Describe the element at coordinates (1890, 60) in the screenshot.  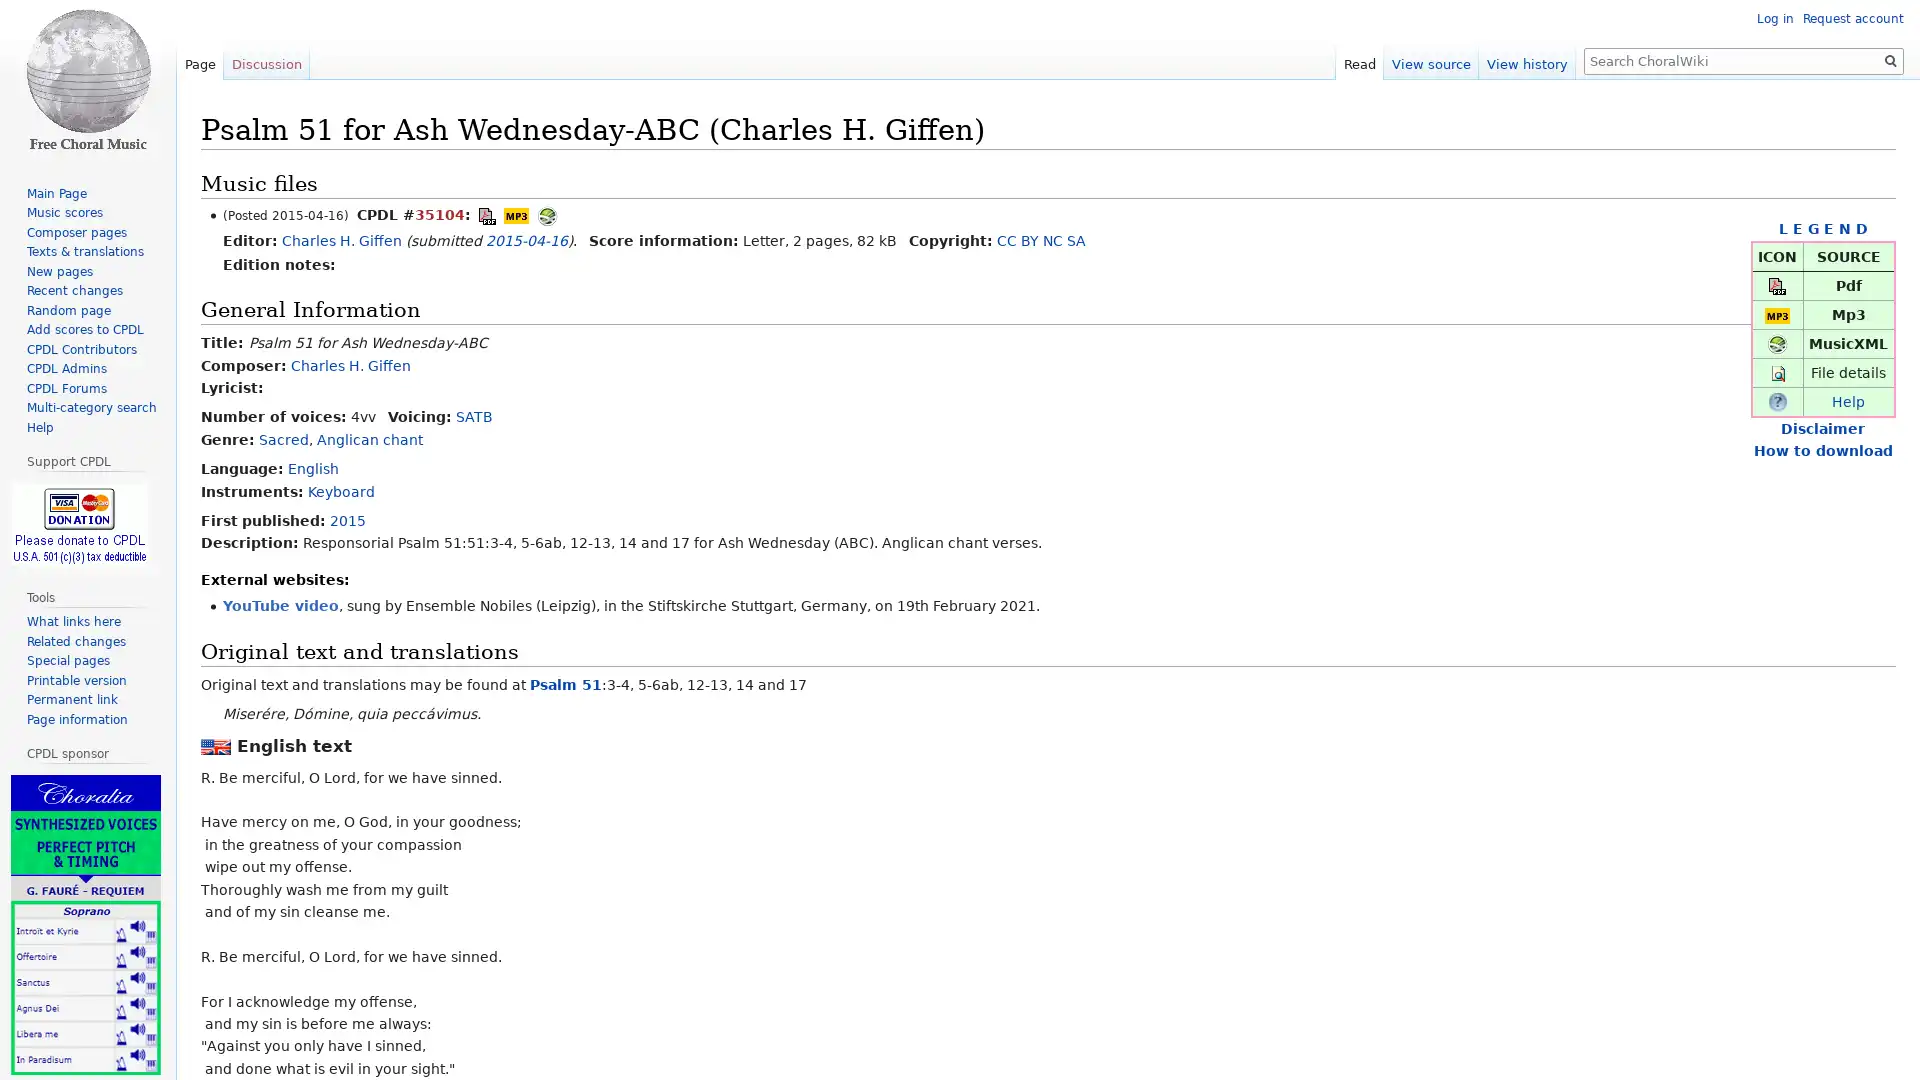
I see `Go` at that location.